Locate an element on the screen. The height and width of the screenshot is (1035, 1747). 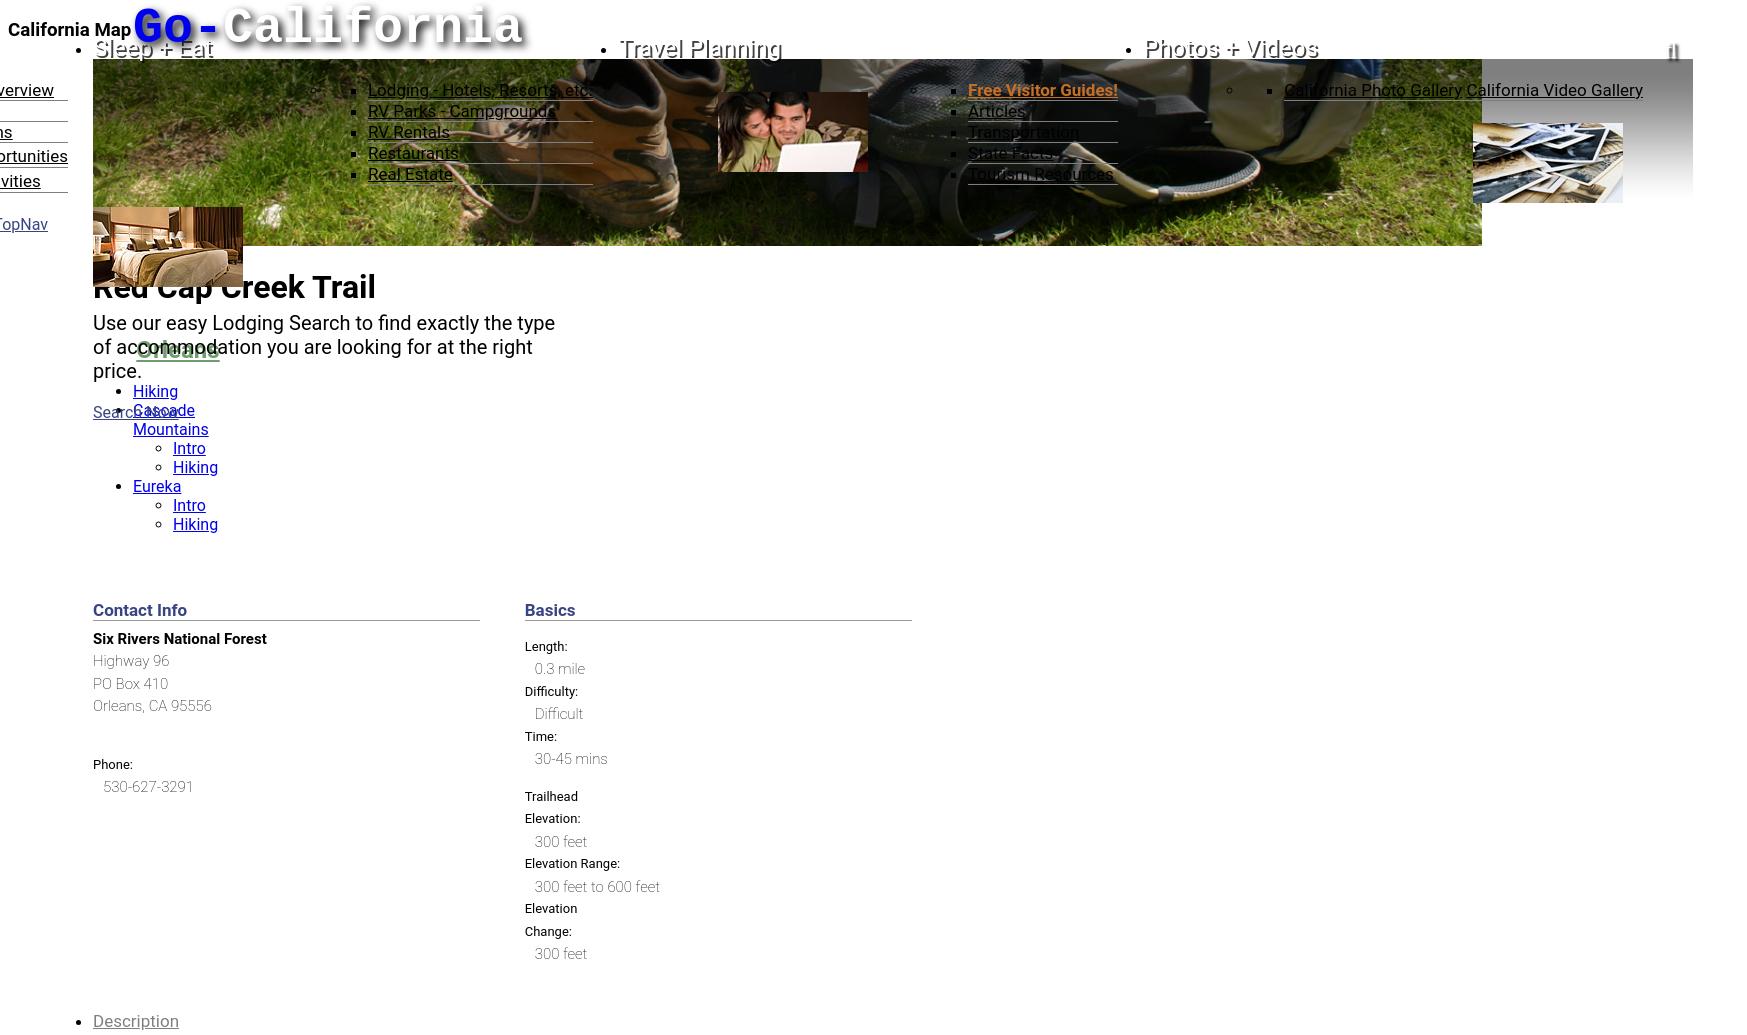
'Eureka' is located at coordinates (157, 486).